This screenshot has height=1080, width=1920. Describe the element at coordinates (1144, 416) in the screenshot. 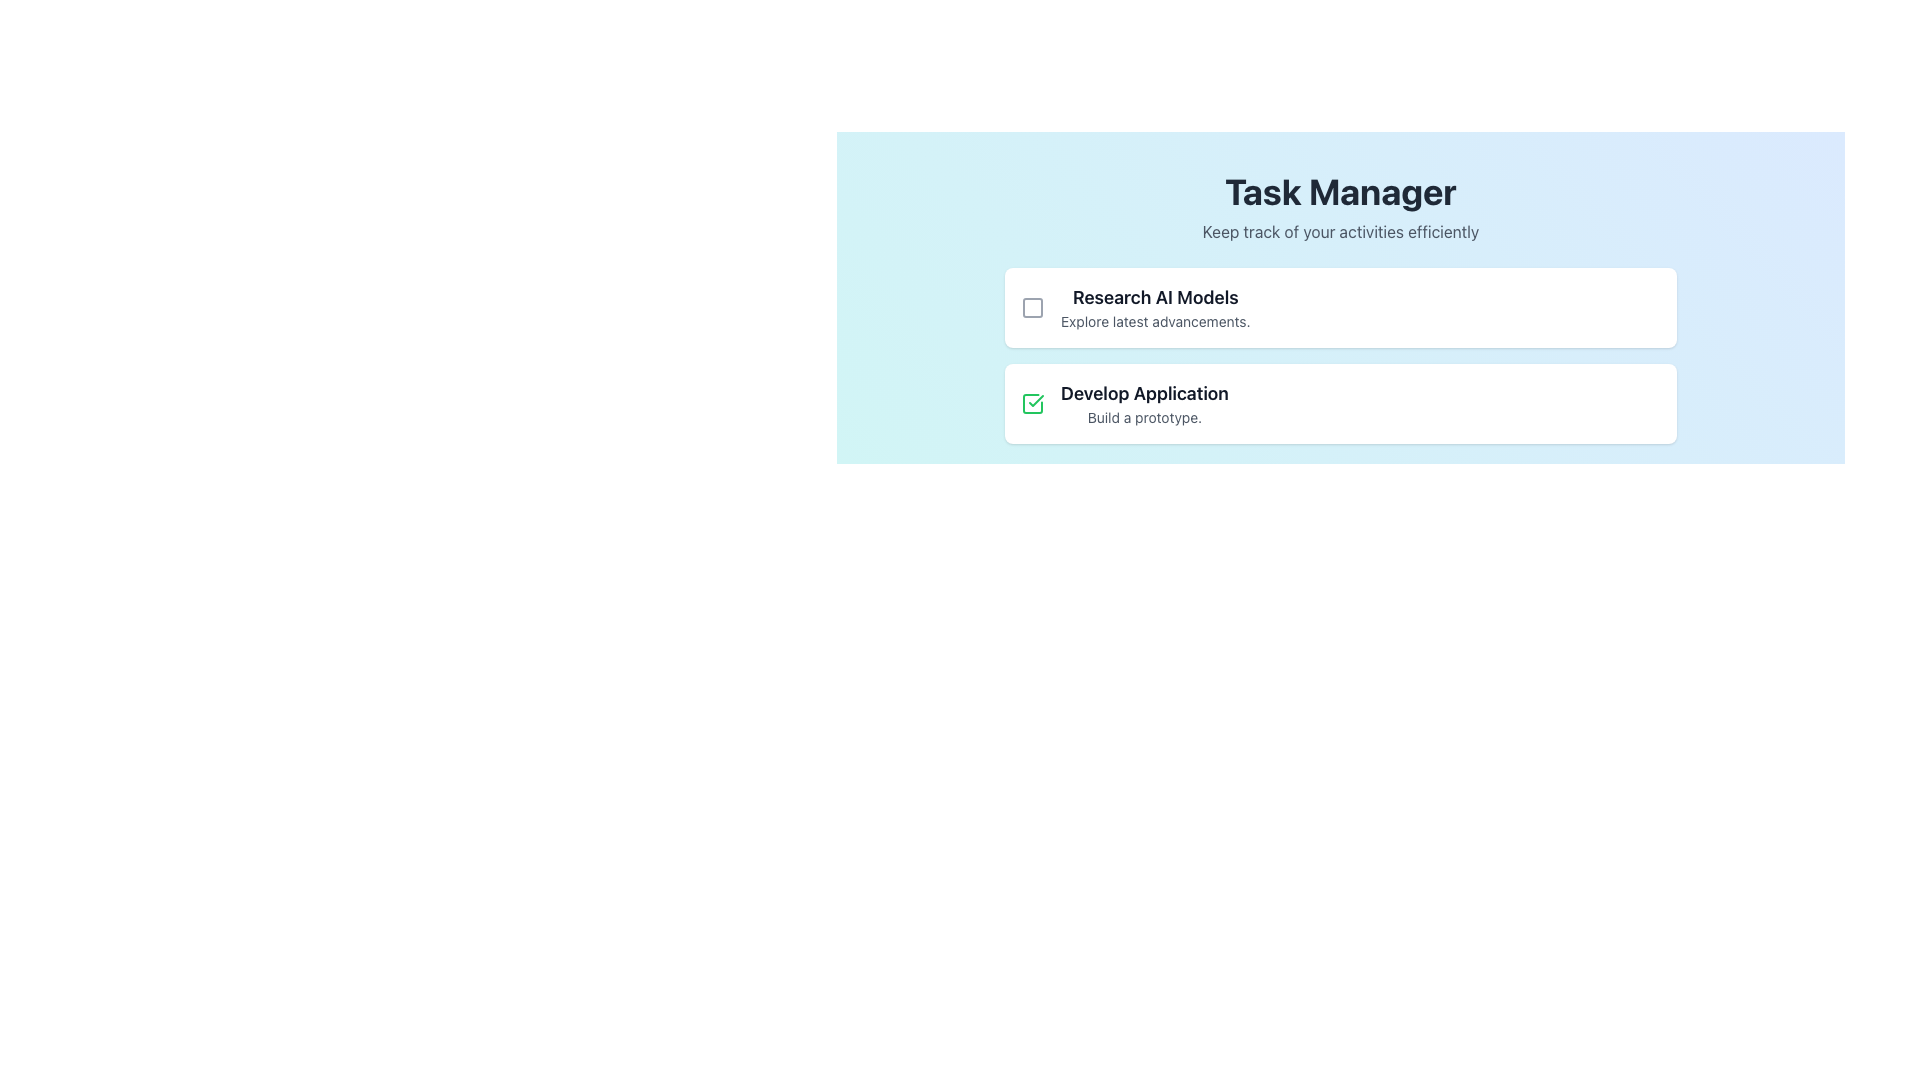

I see `the Text Label that provides additional details or instructions related to 'Develop Application.'` at that location.